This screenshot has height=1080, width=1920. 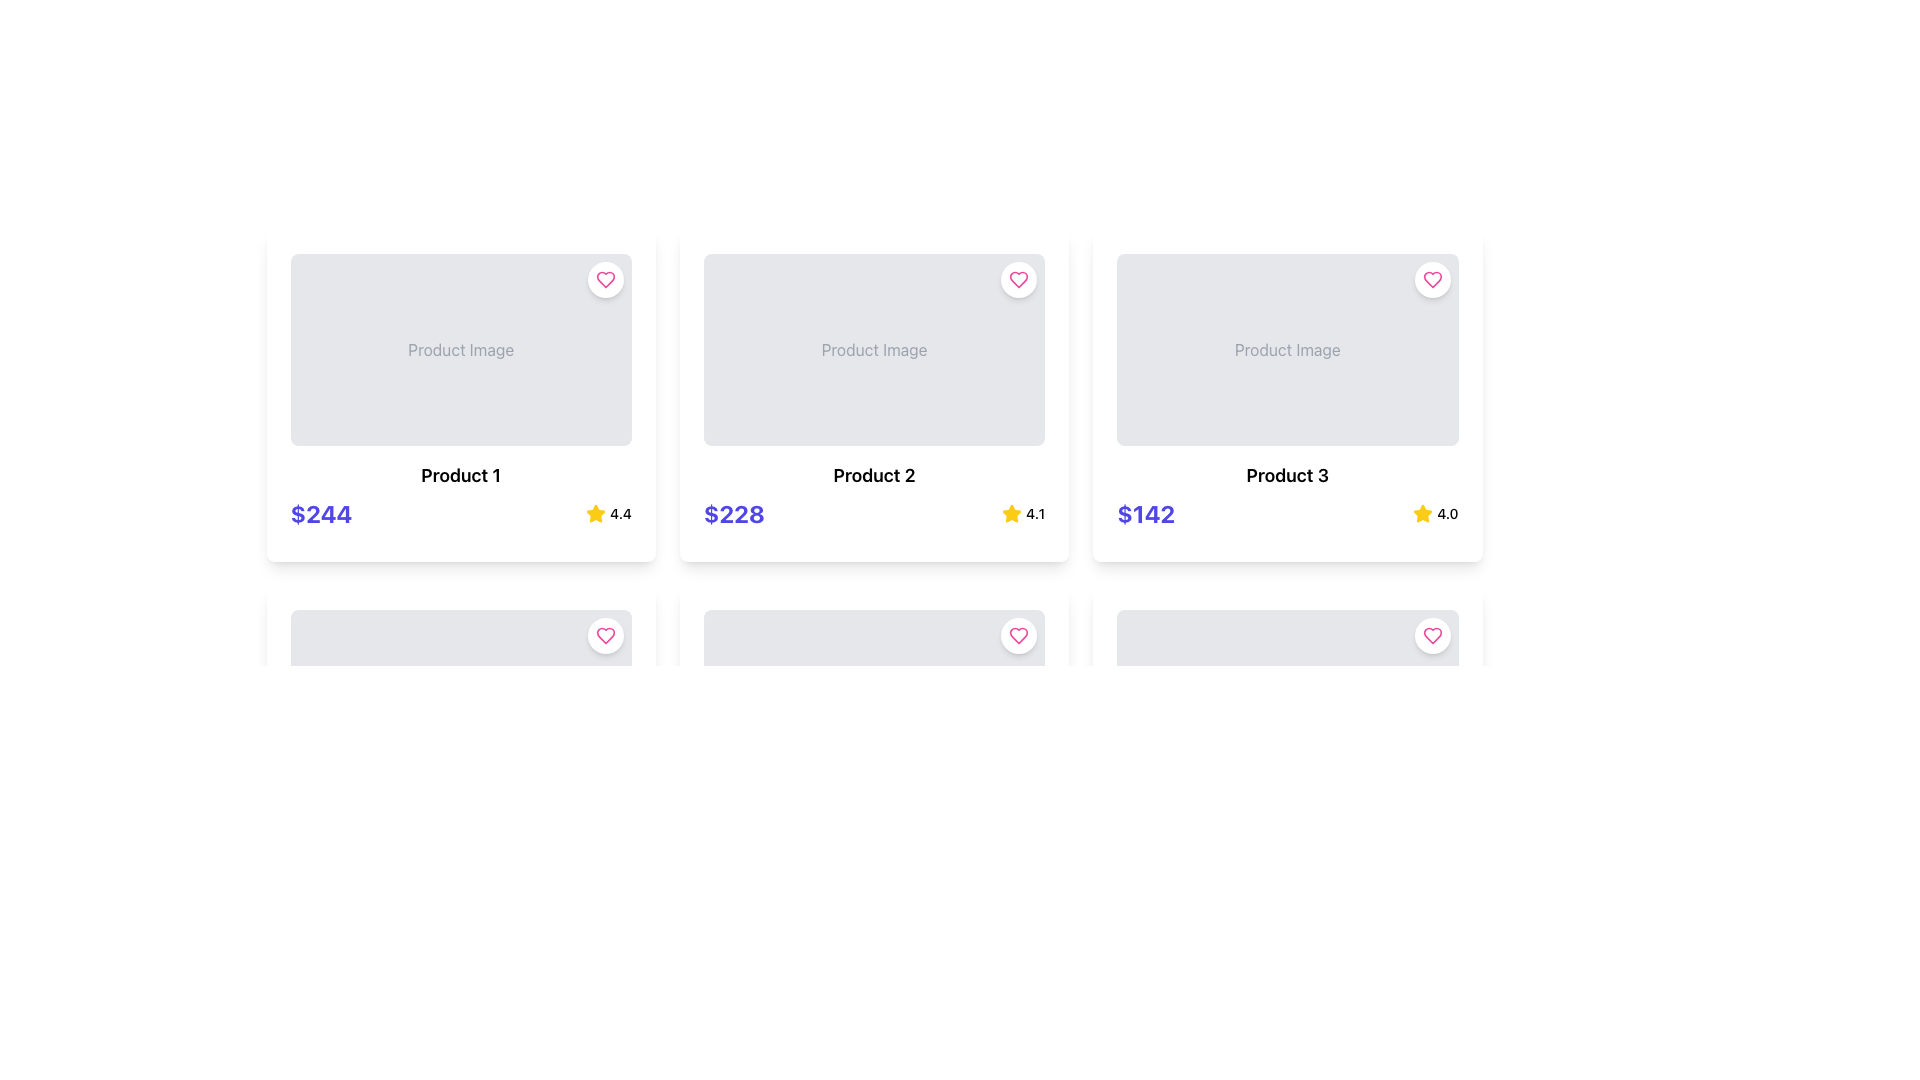 What do you see at coordinates (1431, 280) in the screenshot?
I see `the favorite button located at the top-right corner of the card representing 'Product 3'` at bounding box center [1431, 280].